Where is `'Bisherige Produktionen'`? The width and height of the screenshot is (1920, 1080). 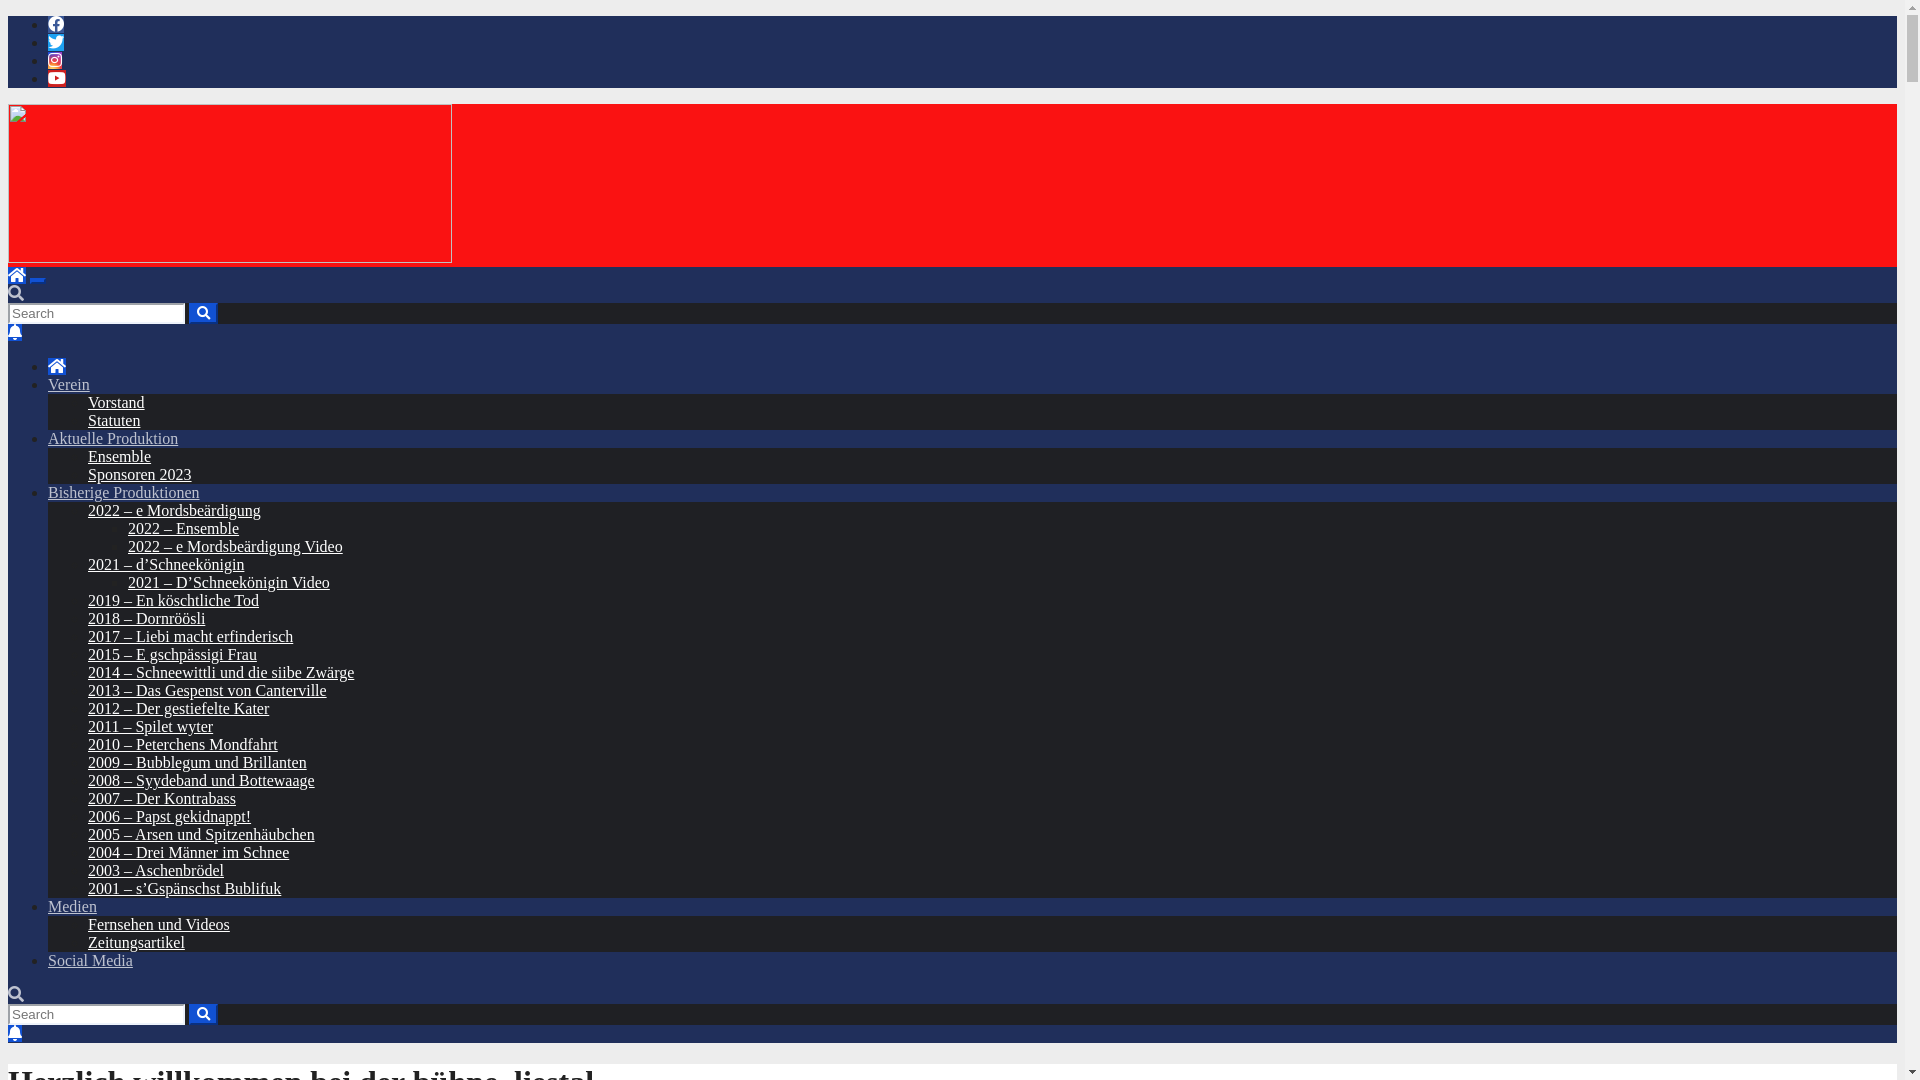
'Bisherige Produktionen' is located at coordinates (123, 492).